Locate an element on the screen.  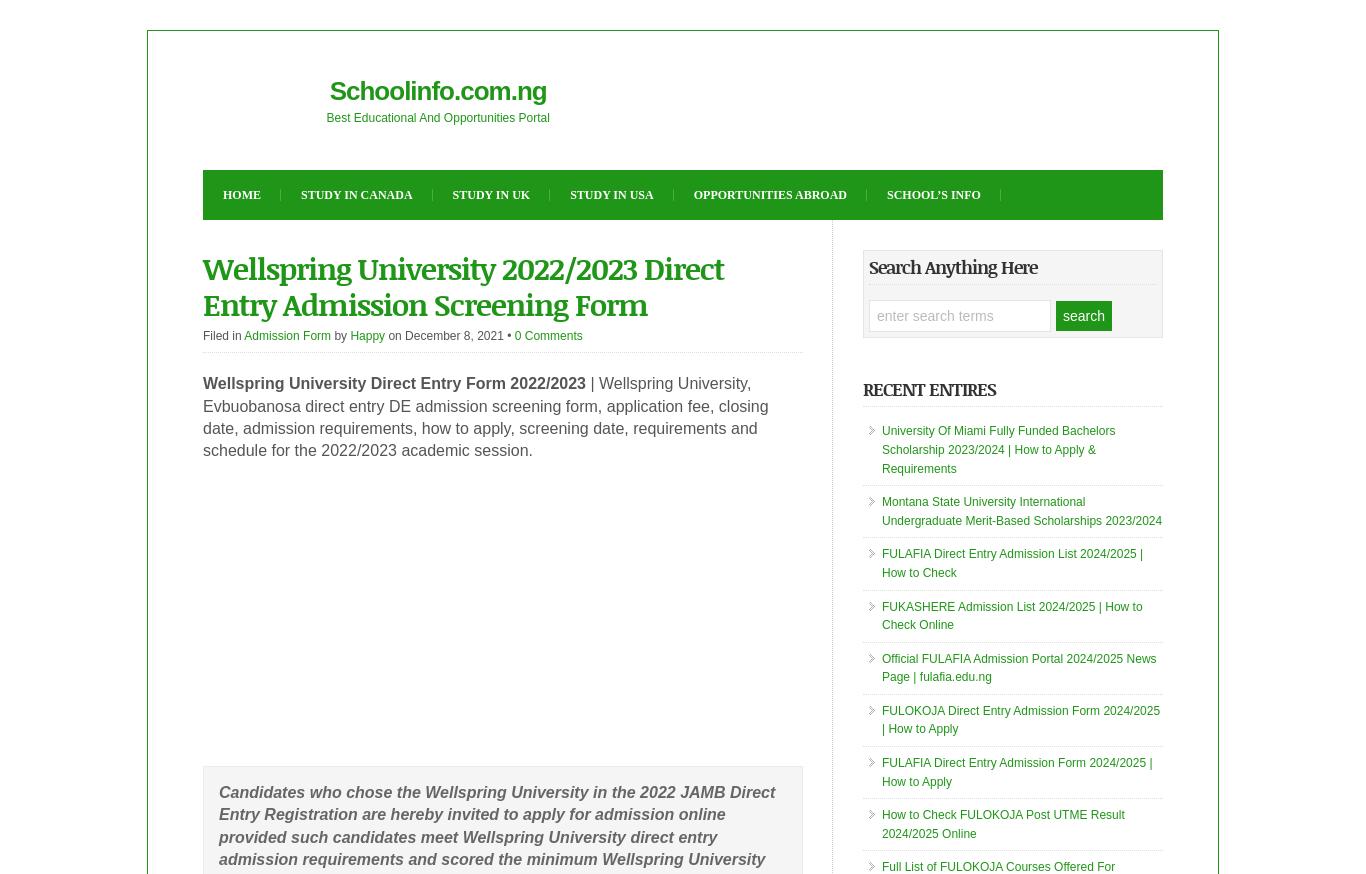
'How to Check FULOKOJA Post UTME Result 2024/2025 Online' is located at coordinates (1003, 824).